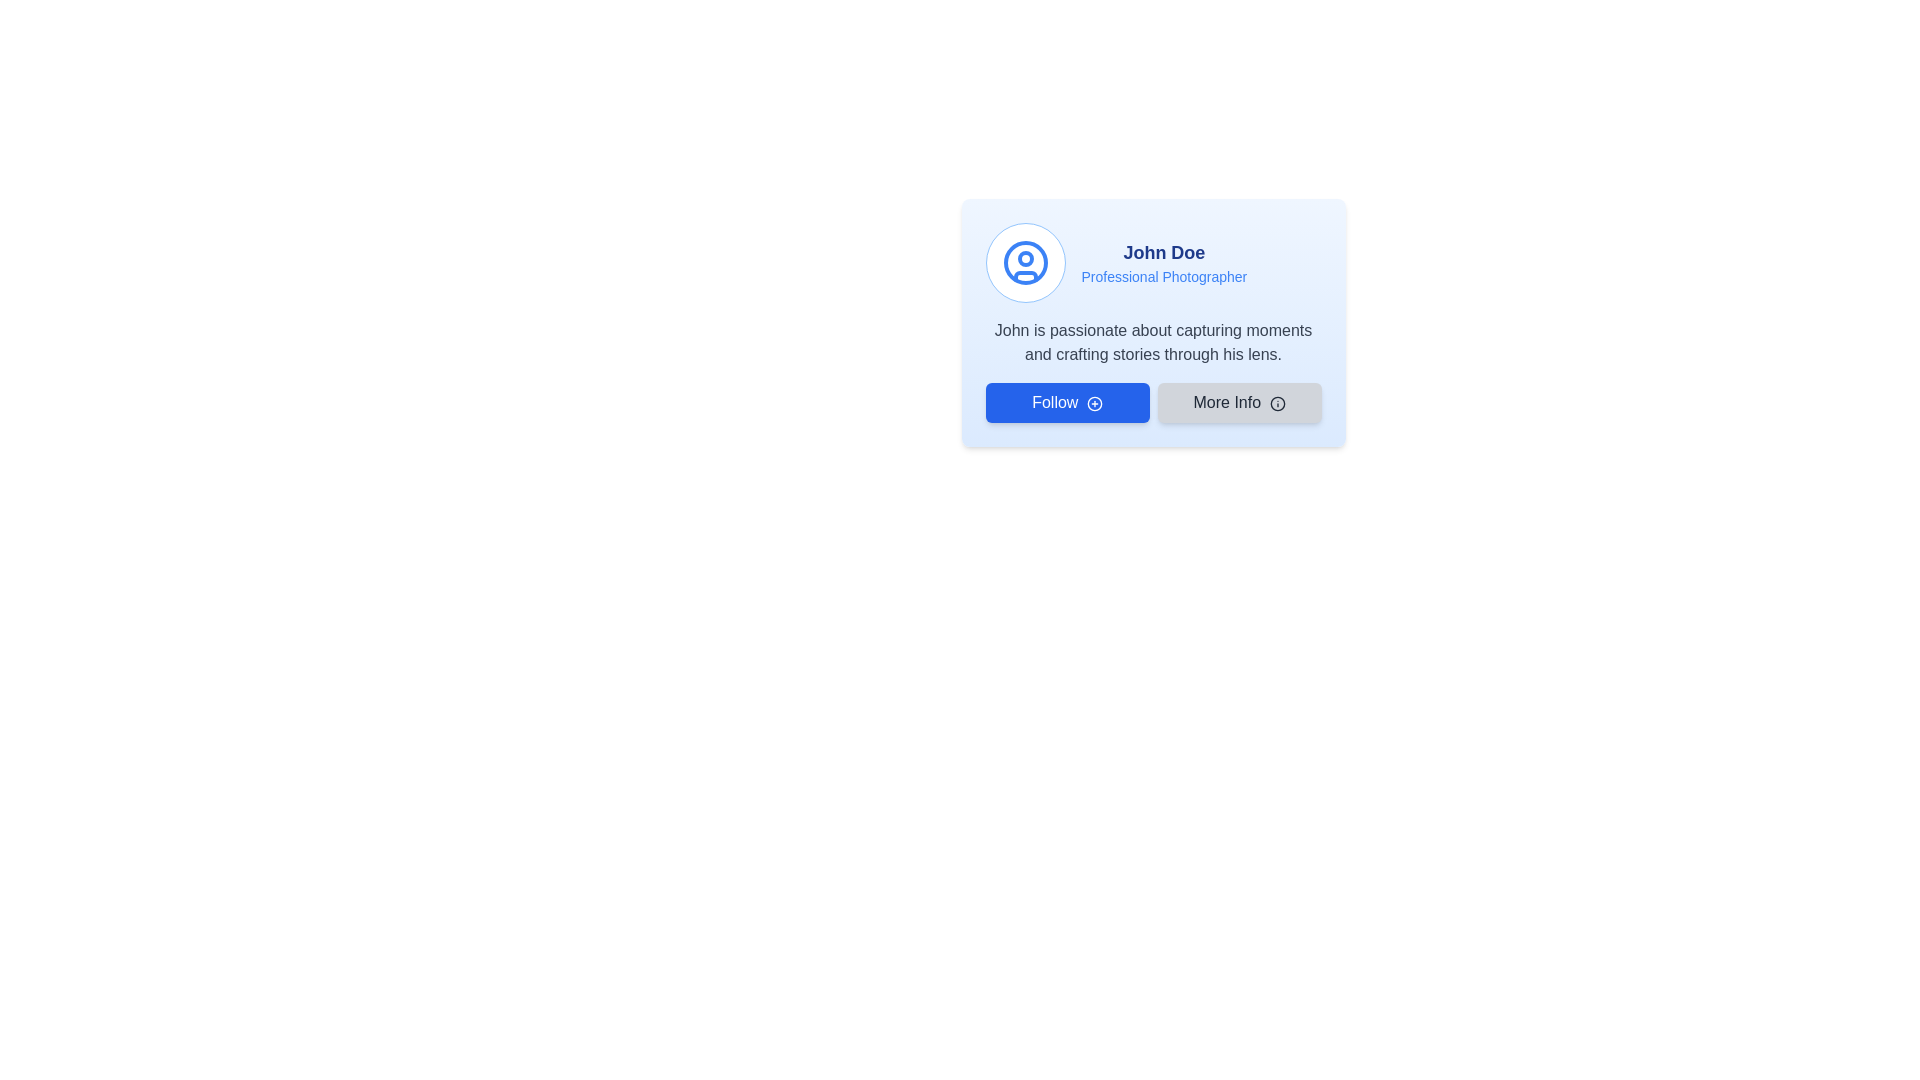 The image size is (1920, 1080). Describe the element at coordinates (1164, 277) in the screenshot. I see `the text label displaying 'Professional Photographer' which is located directly under the name 'John Doe'` at that location.